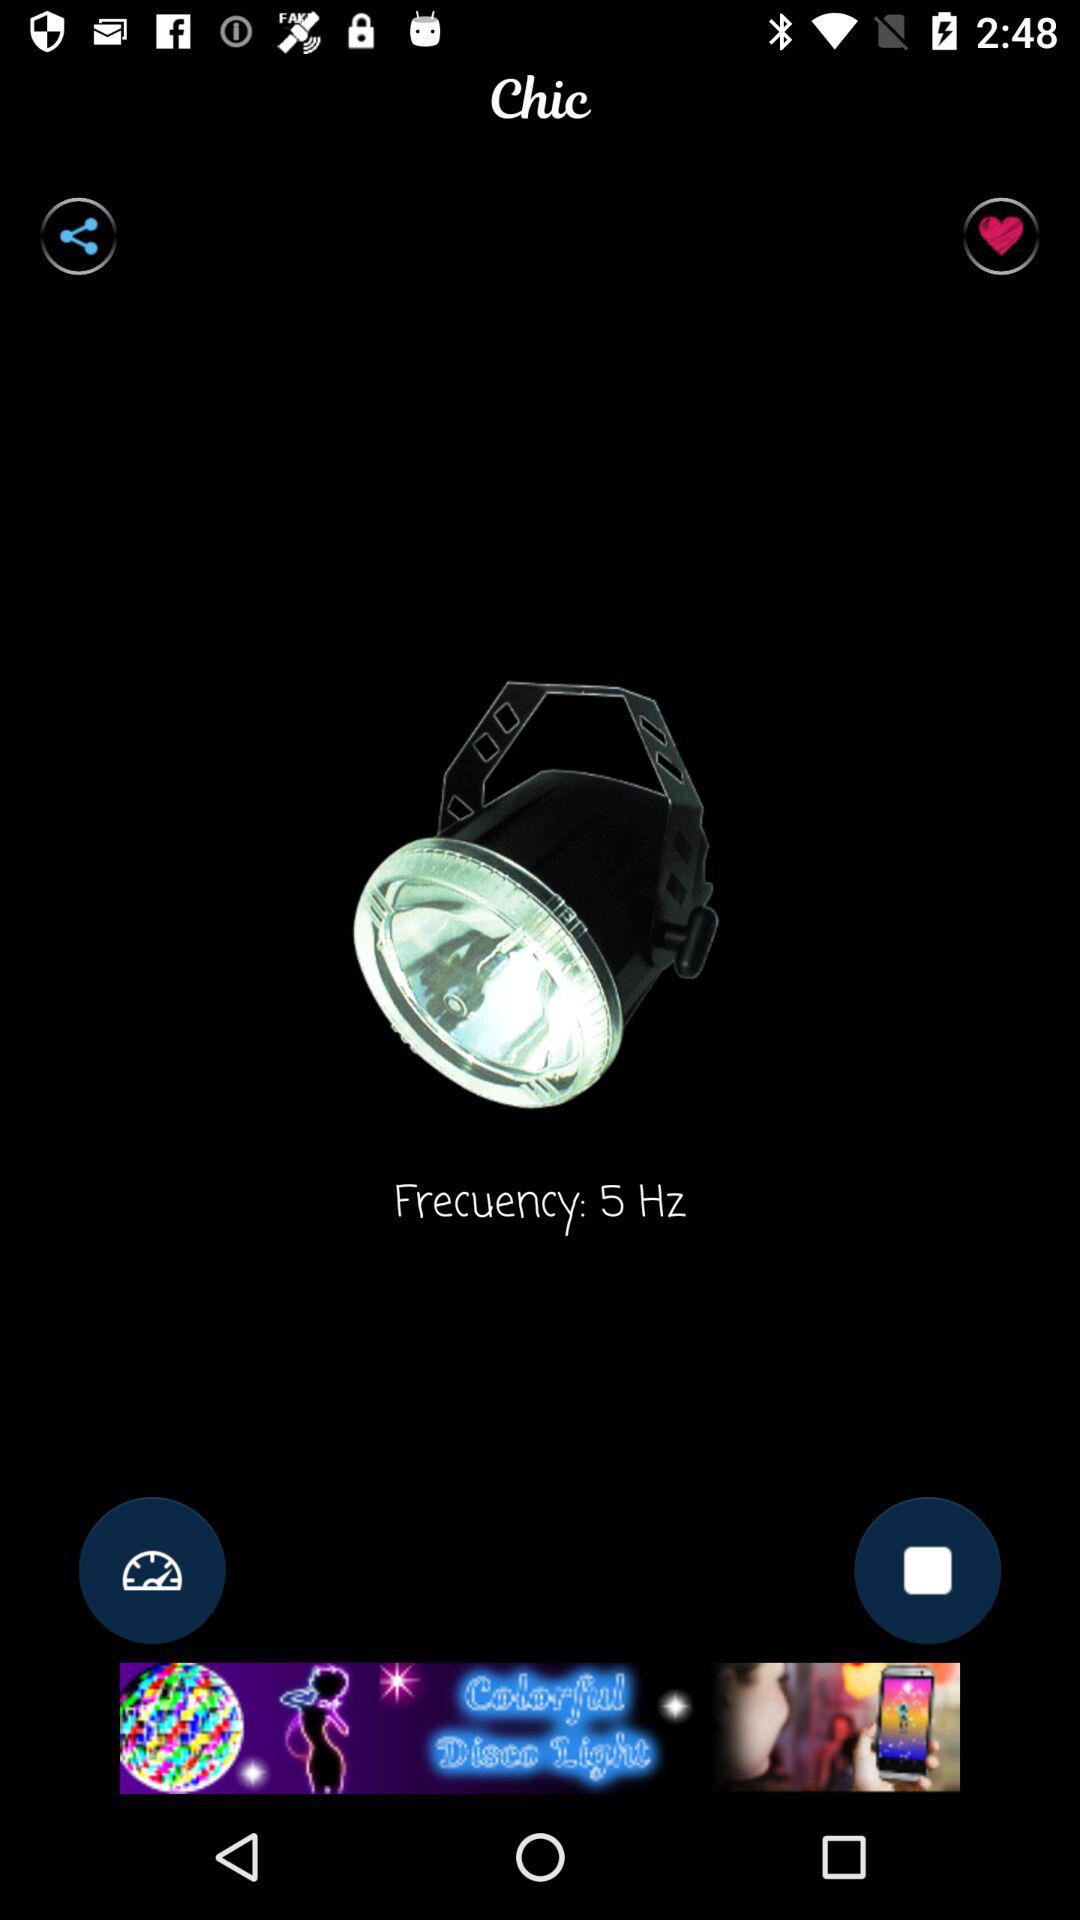 The image size is (1080, 1920). What do you see at coordinates (77, 236) in the screenshot?
I see `connect to bluetooth` at bounding box center [77, 236].